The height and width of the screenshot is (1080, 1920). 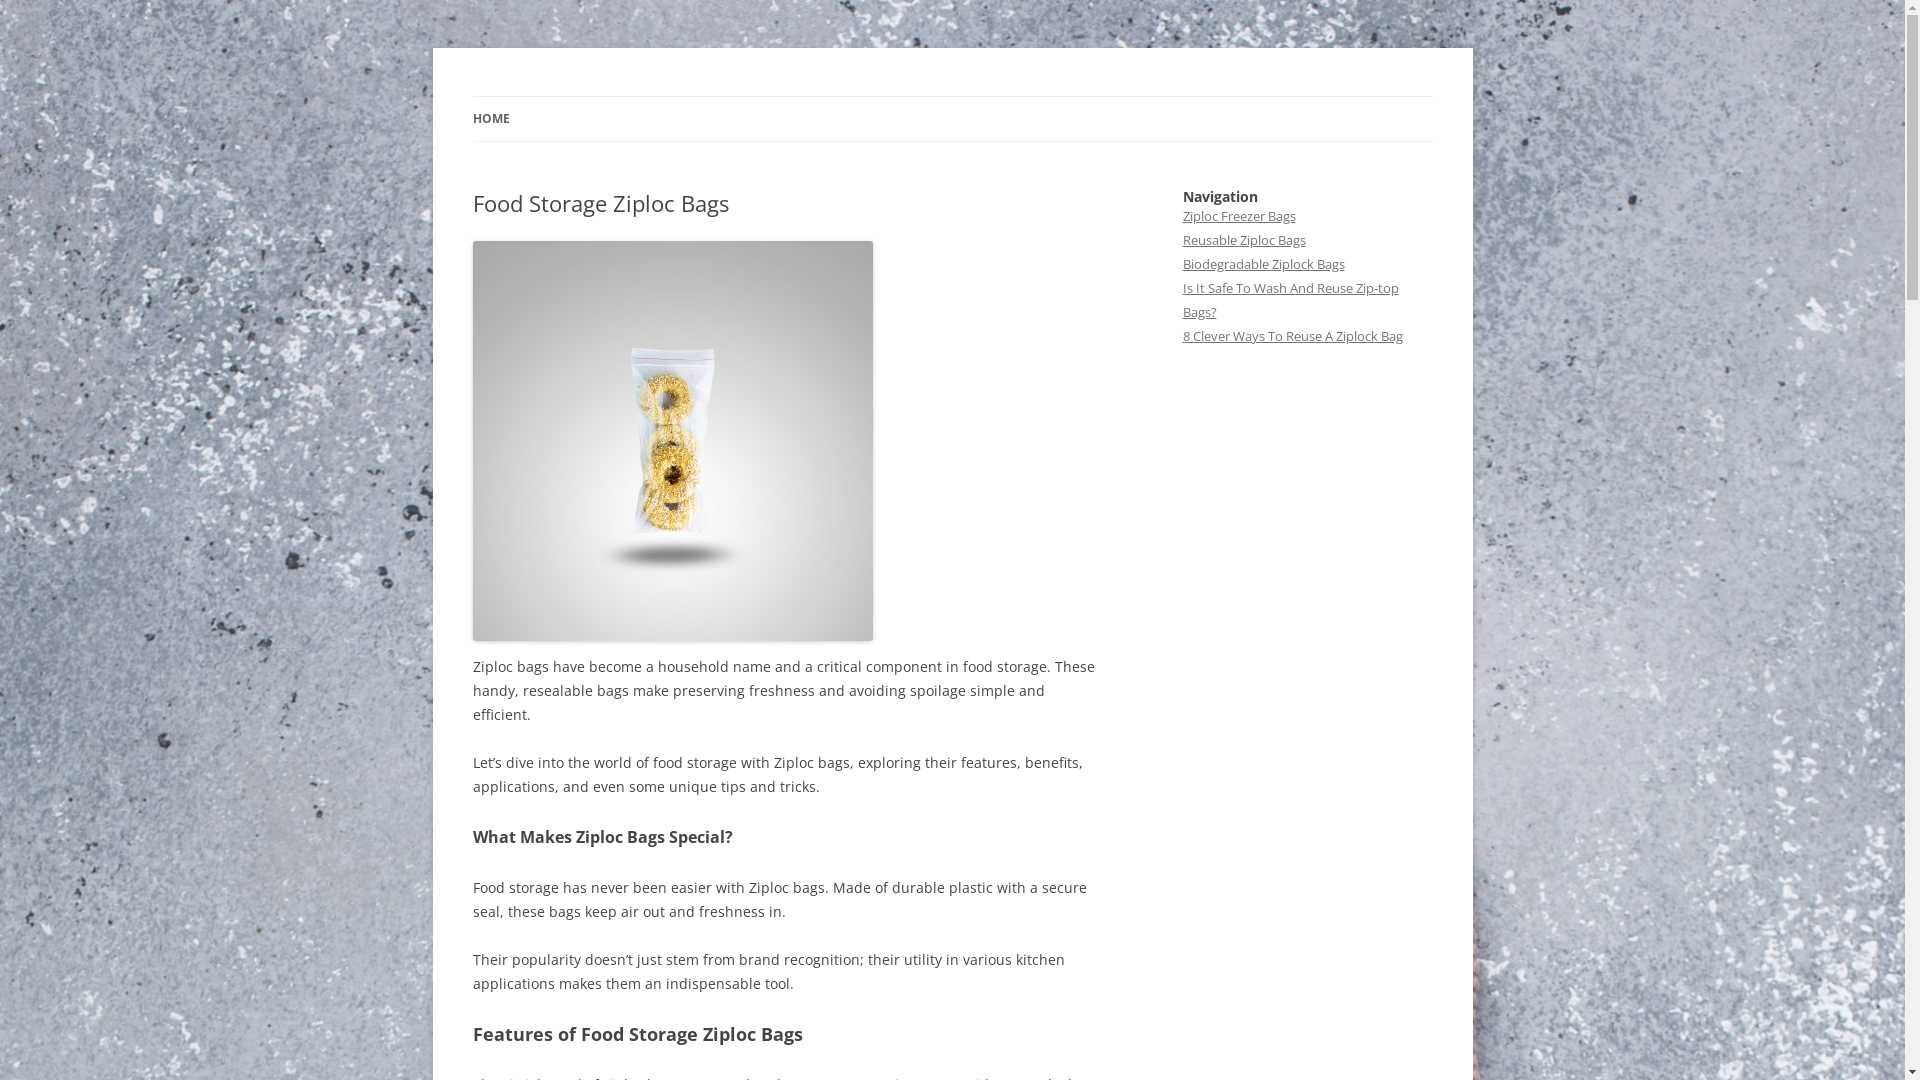 I want to click on 'Biodegradable Ziplock Bags', so click(x=1261, y=262).